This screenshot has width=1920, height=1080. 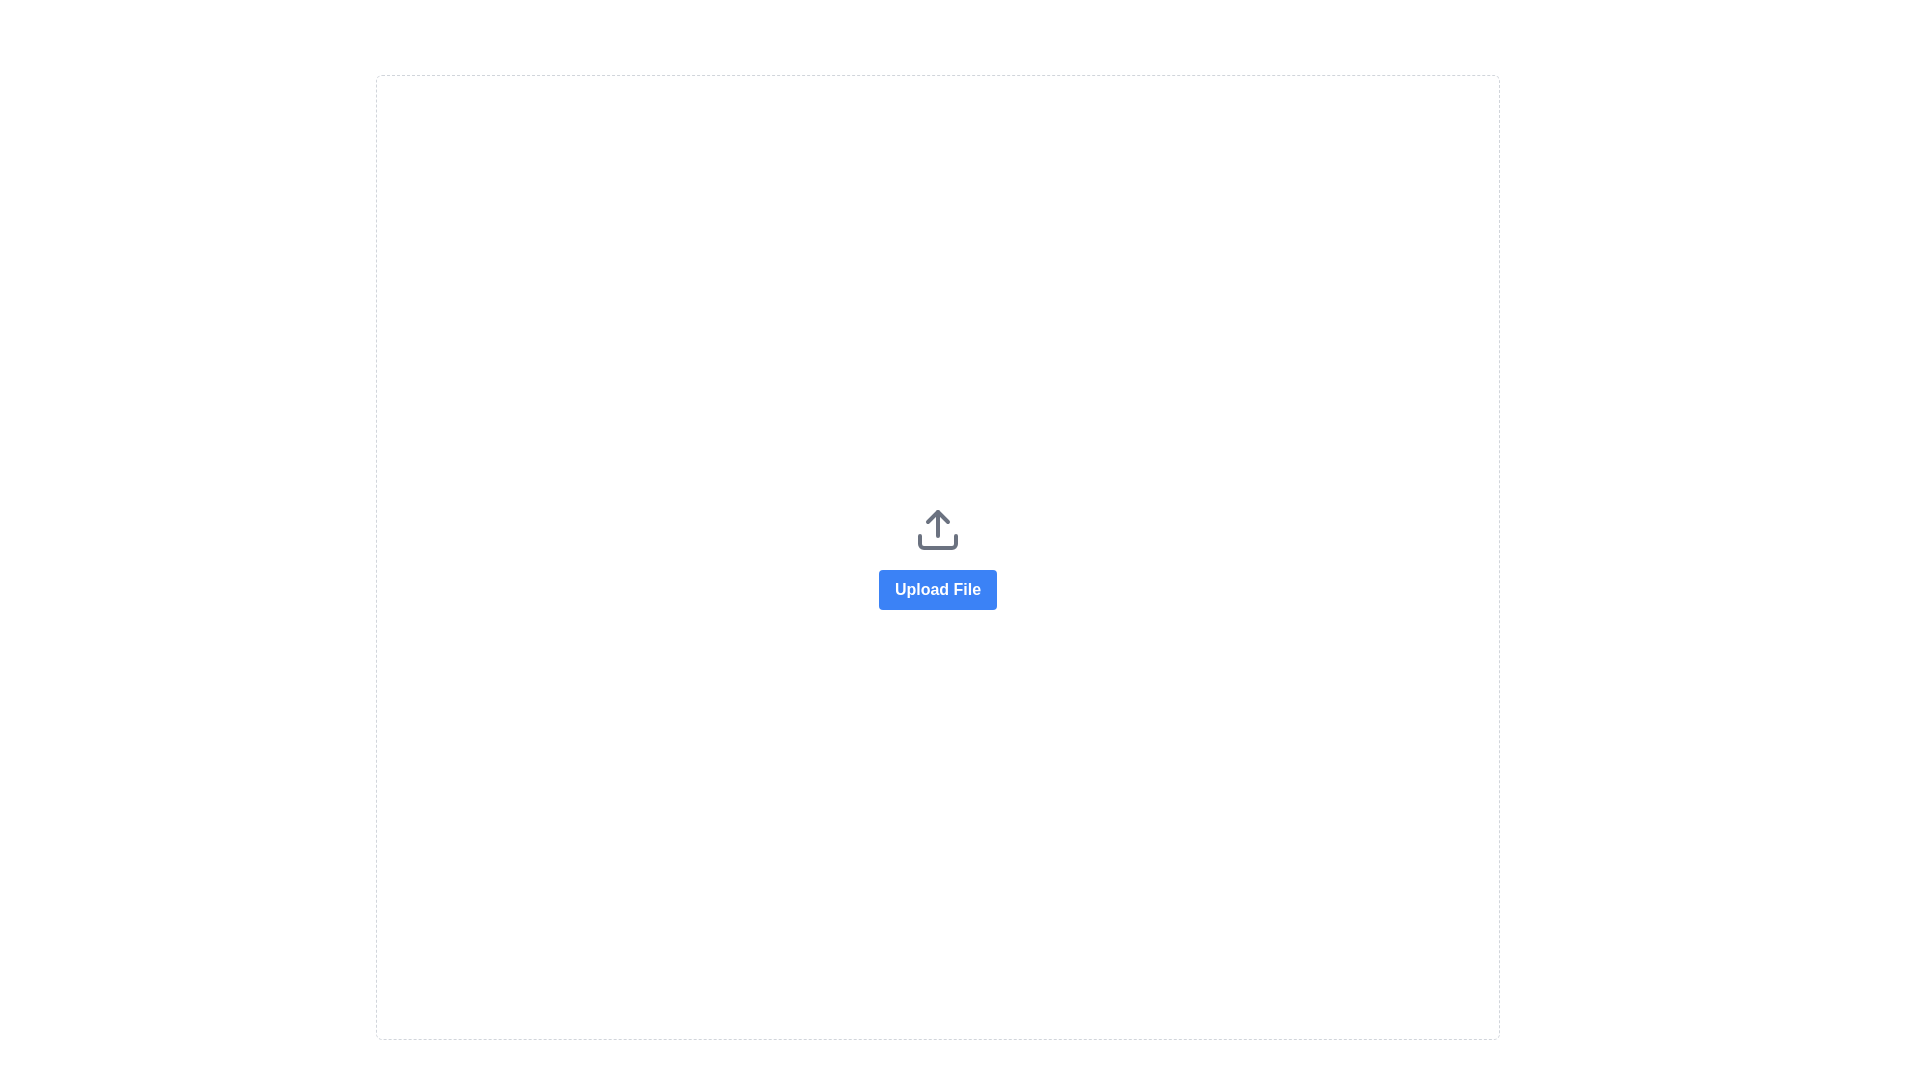 What do you see at coordinates (936, 541) in the screenshot?
I see `the visual representation of the Icon component that serves as the tray part of the upload icon, positioned centrally below the upward-pointing arrow` at bounding box center [936, 541].